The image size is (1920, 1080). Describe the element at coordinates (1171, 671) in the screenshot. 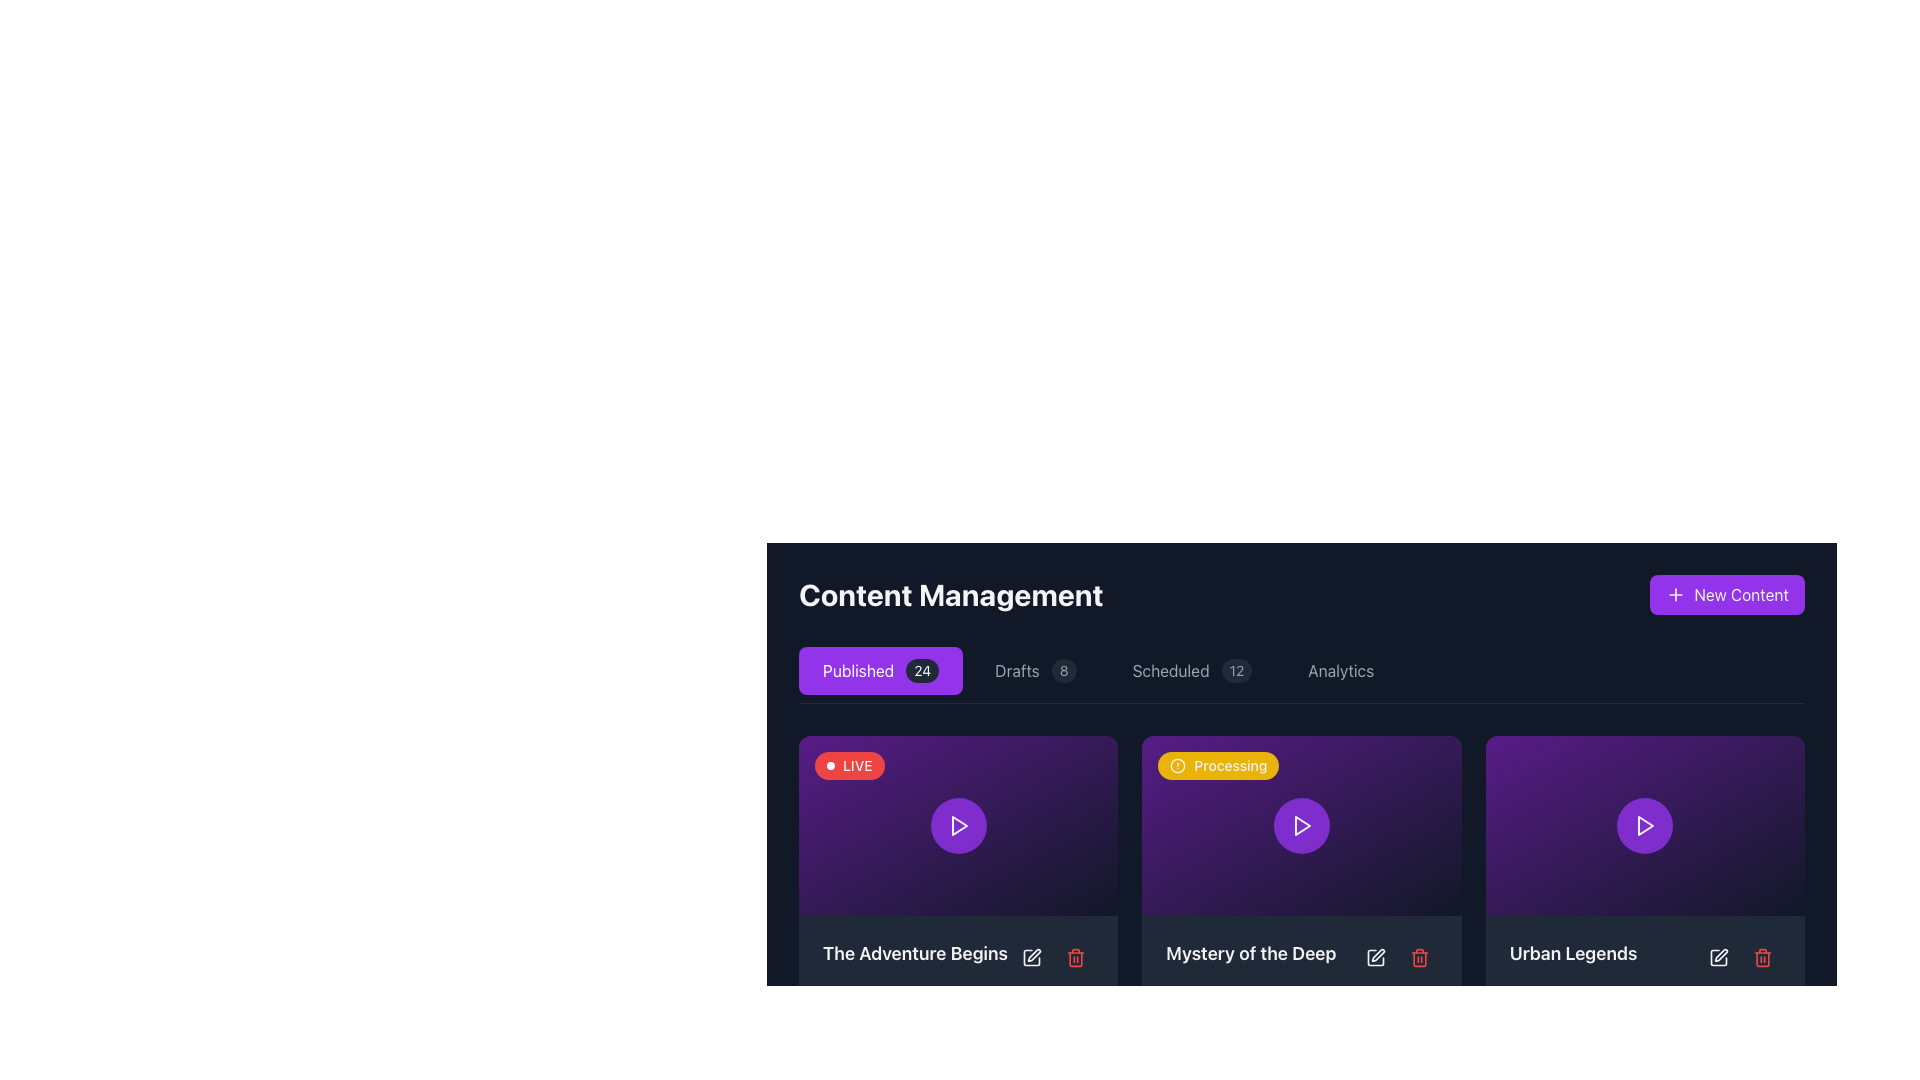

I see `the 'Scheduled' text label which is part of the navigation bar at the top of the content grid` at that location.